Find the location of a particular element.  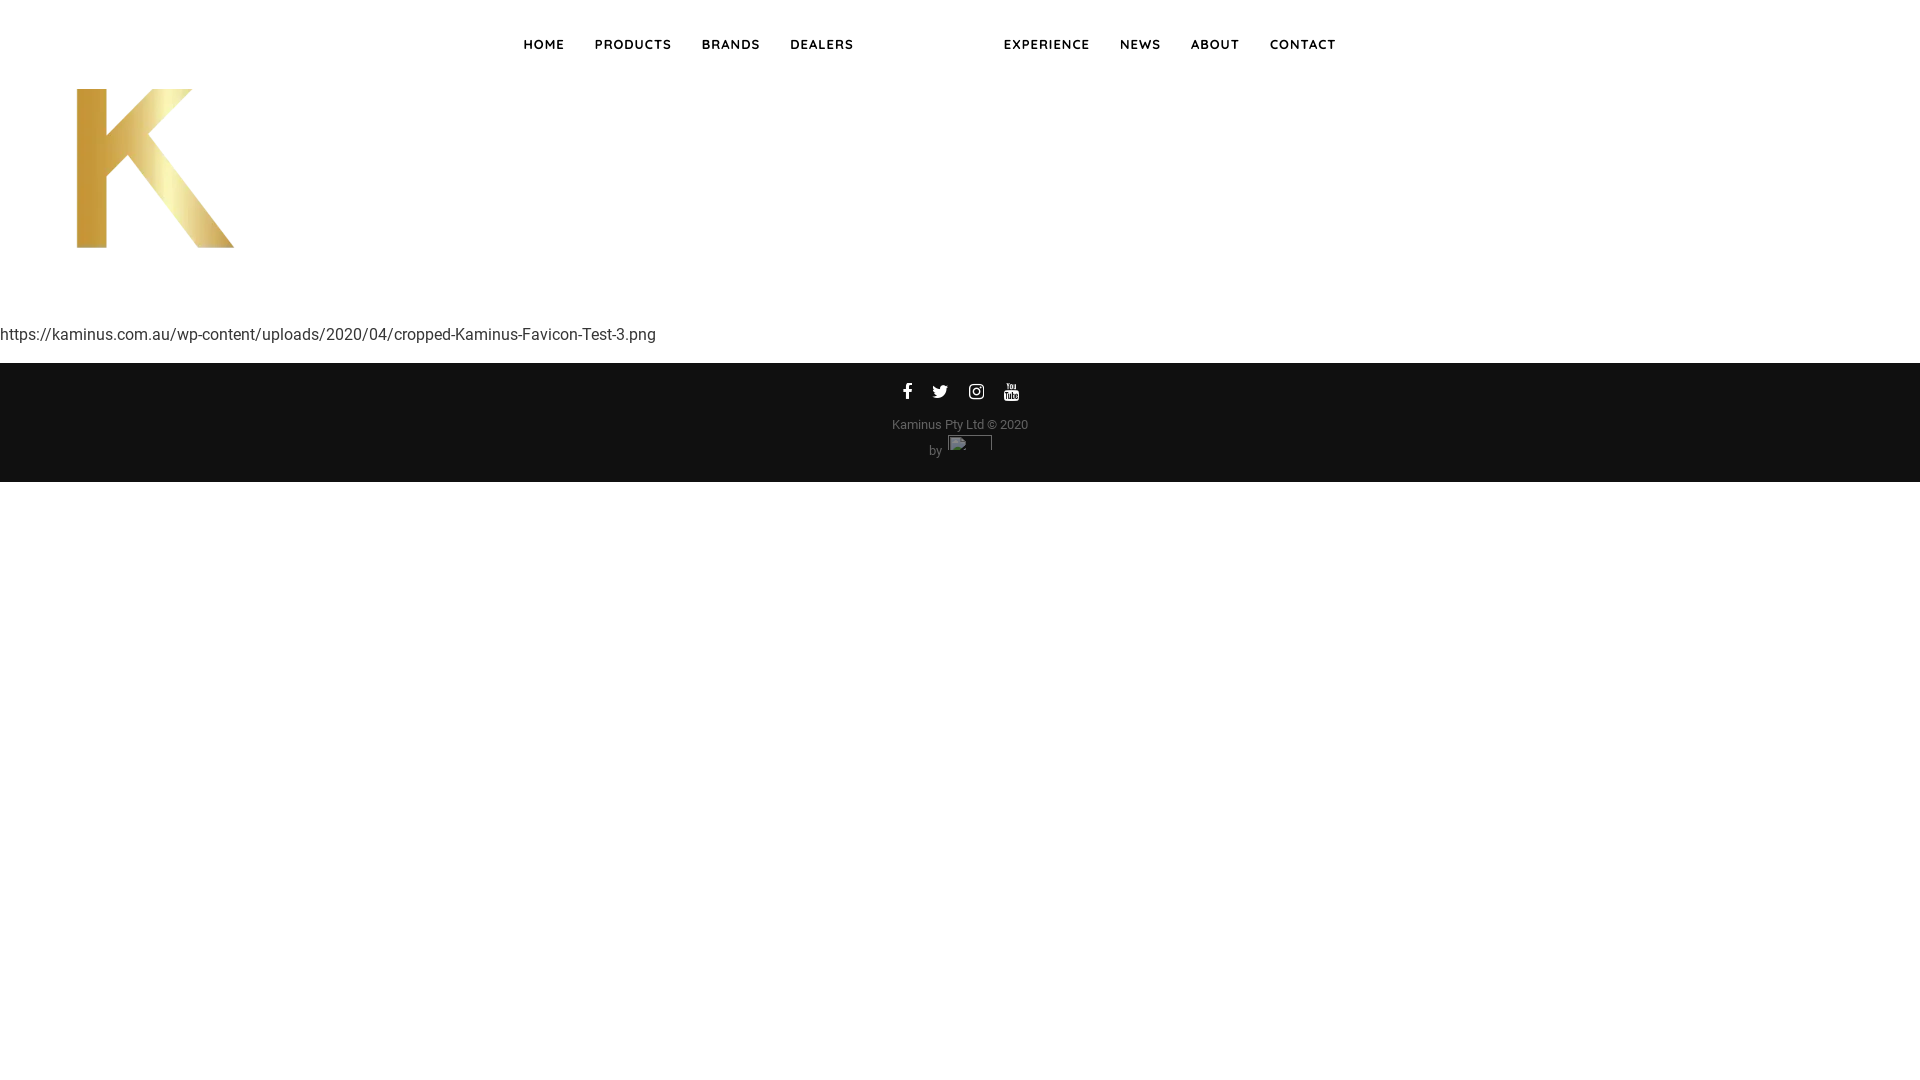

'PRODUCTS' is located at coordinates (632, 45).